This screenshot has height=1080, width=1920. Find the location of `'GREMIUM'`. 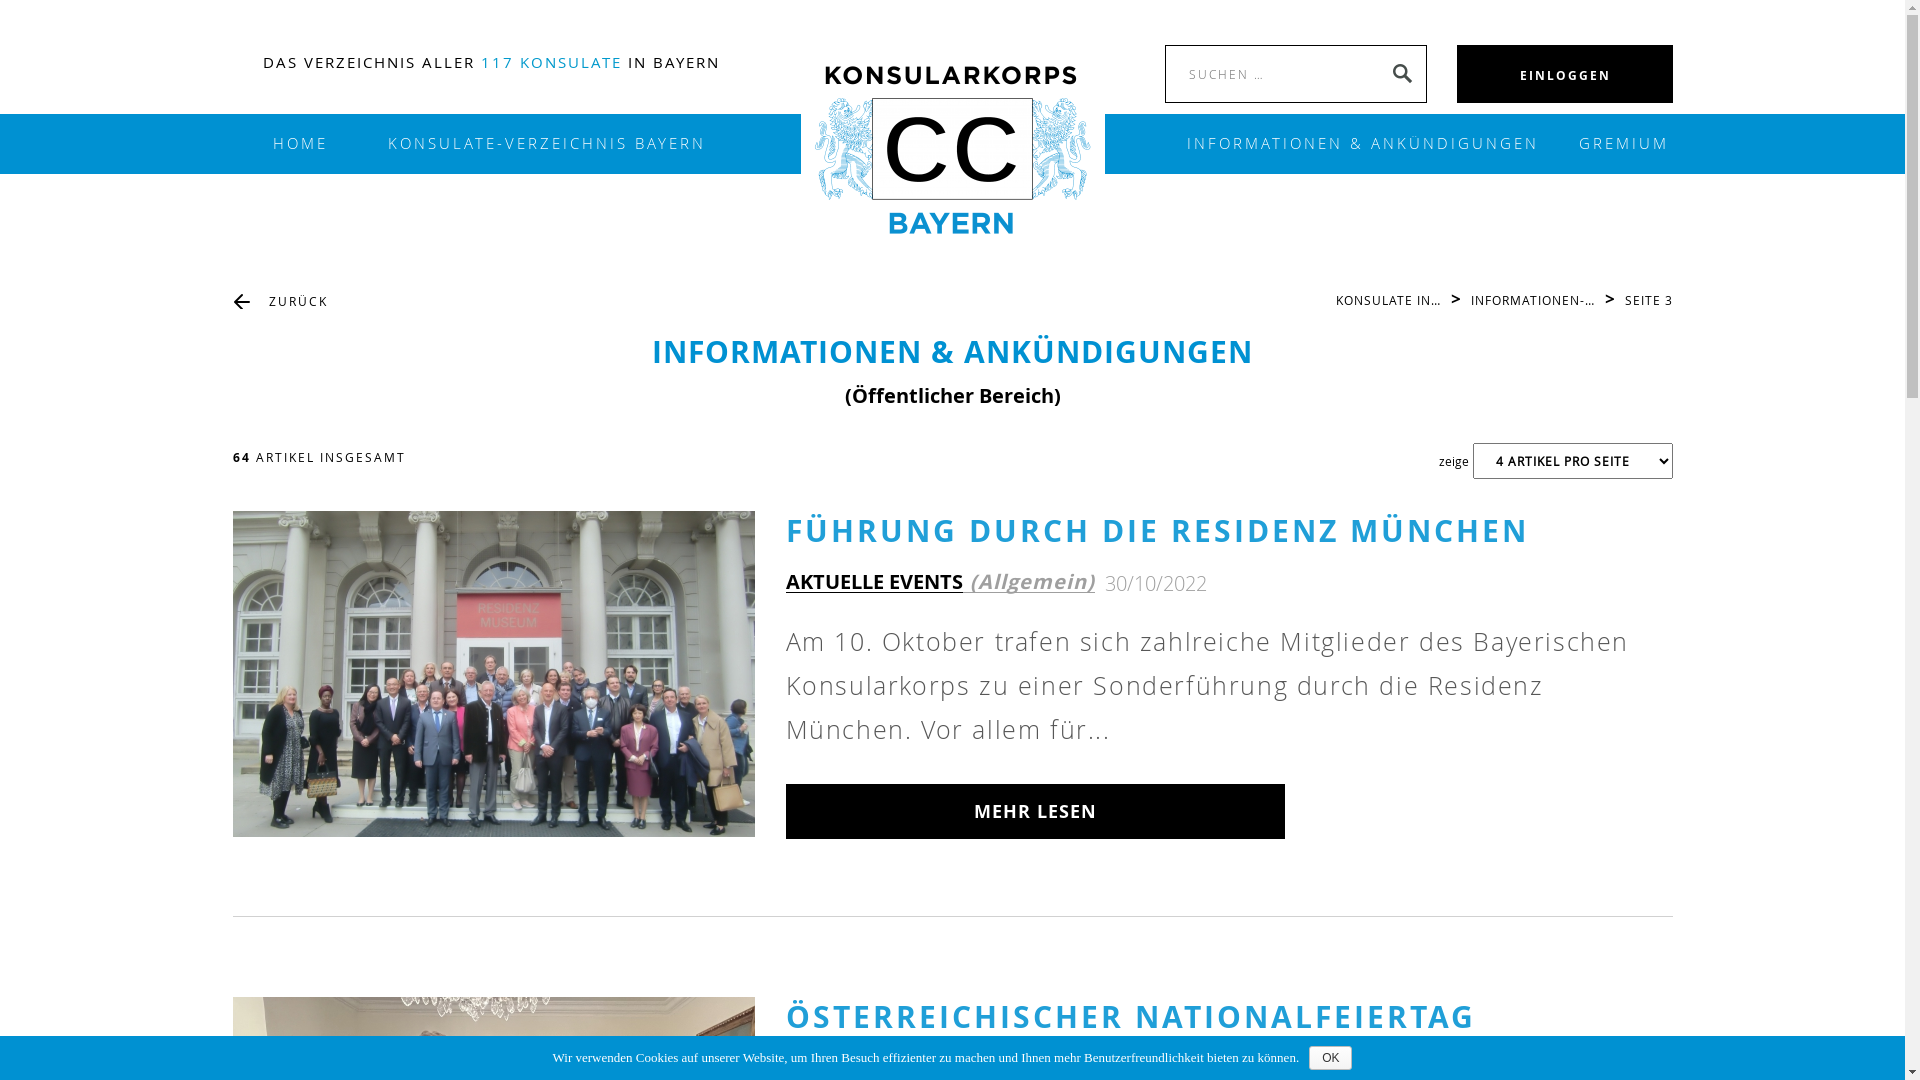

'GREMIUM' is located at coordinates (1613, 142).